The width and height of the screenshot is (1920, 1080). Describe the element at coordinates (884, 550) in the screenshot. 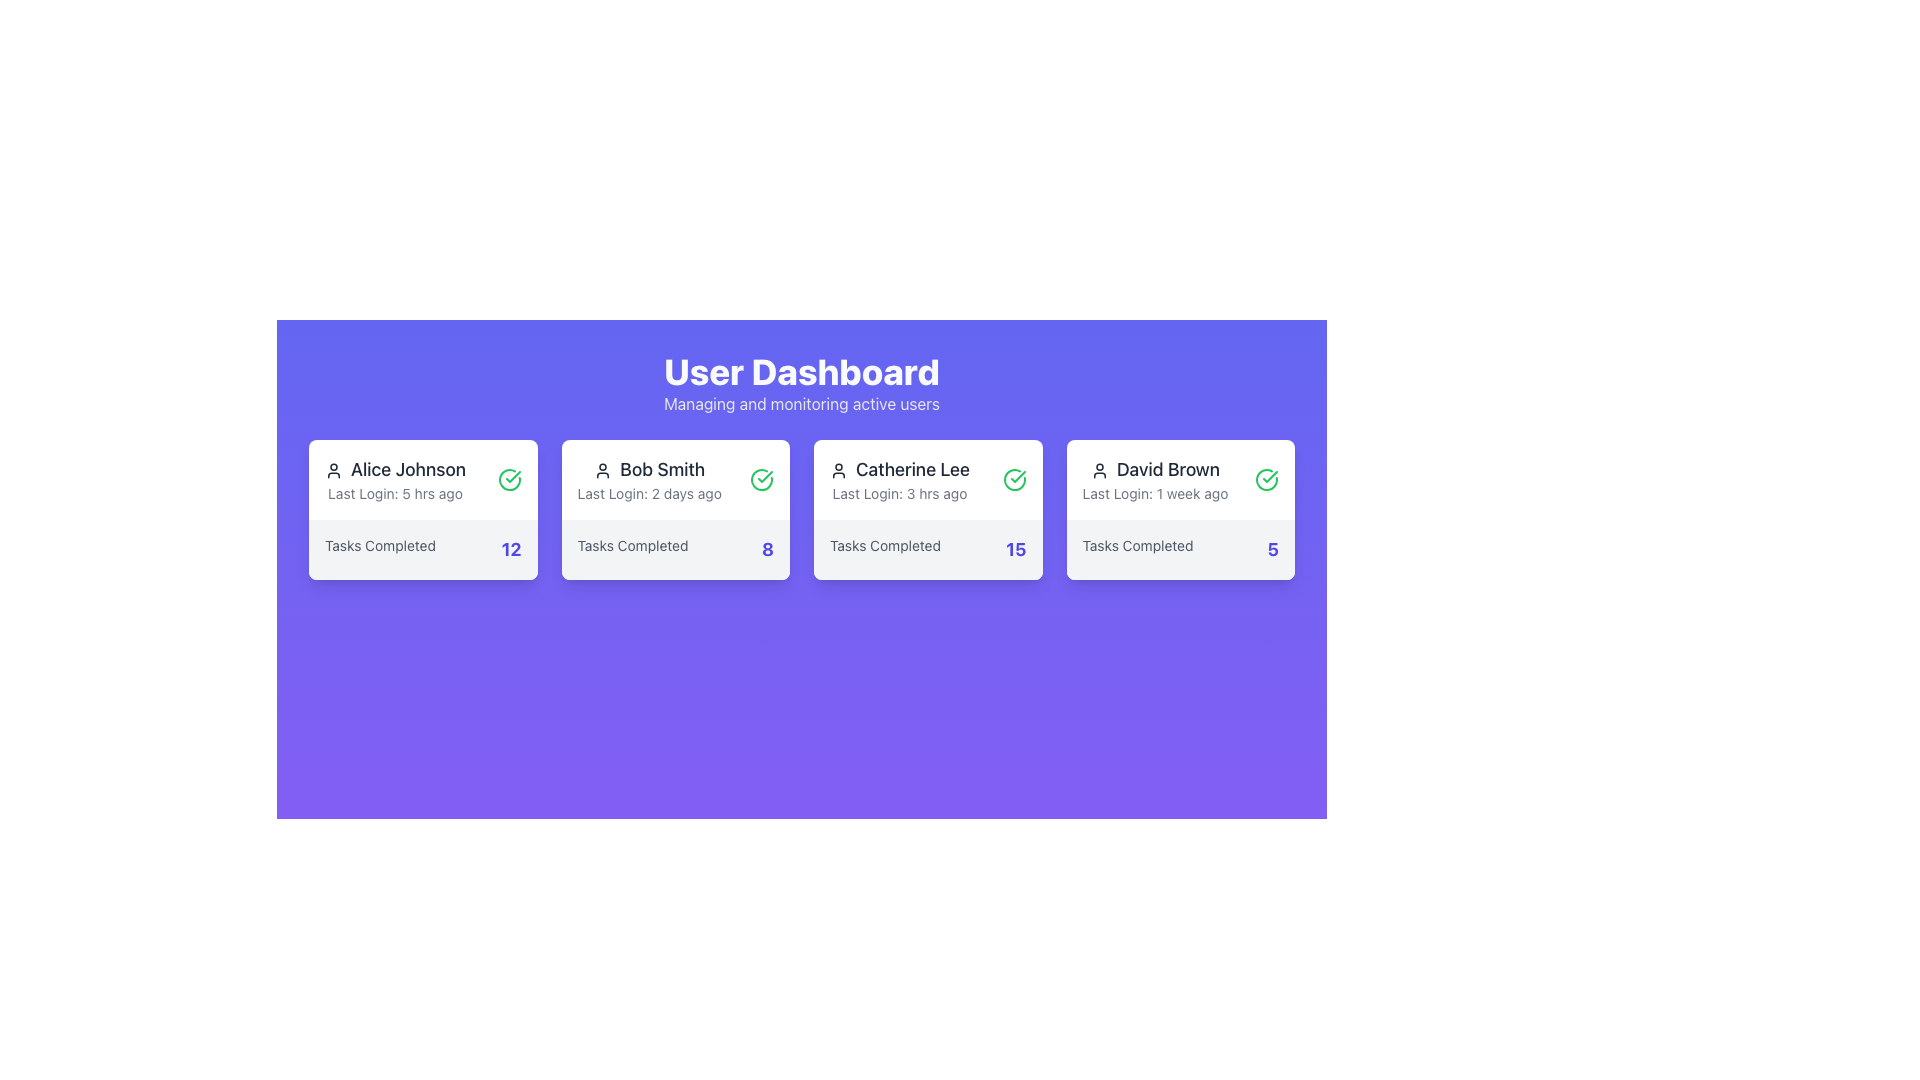

I see `the text label that describes the adjacent number '15' in the third card under 'User Dashboard' for 'Catherine Lee'` at that location.